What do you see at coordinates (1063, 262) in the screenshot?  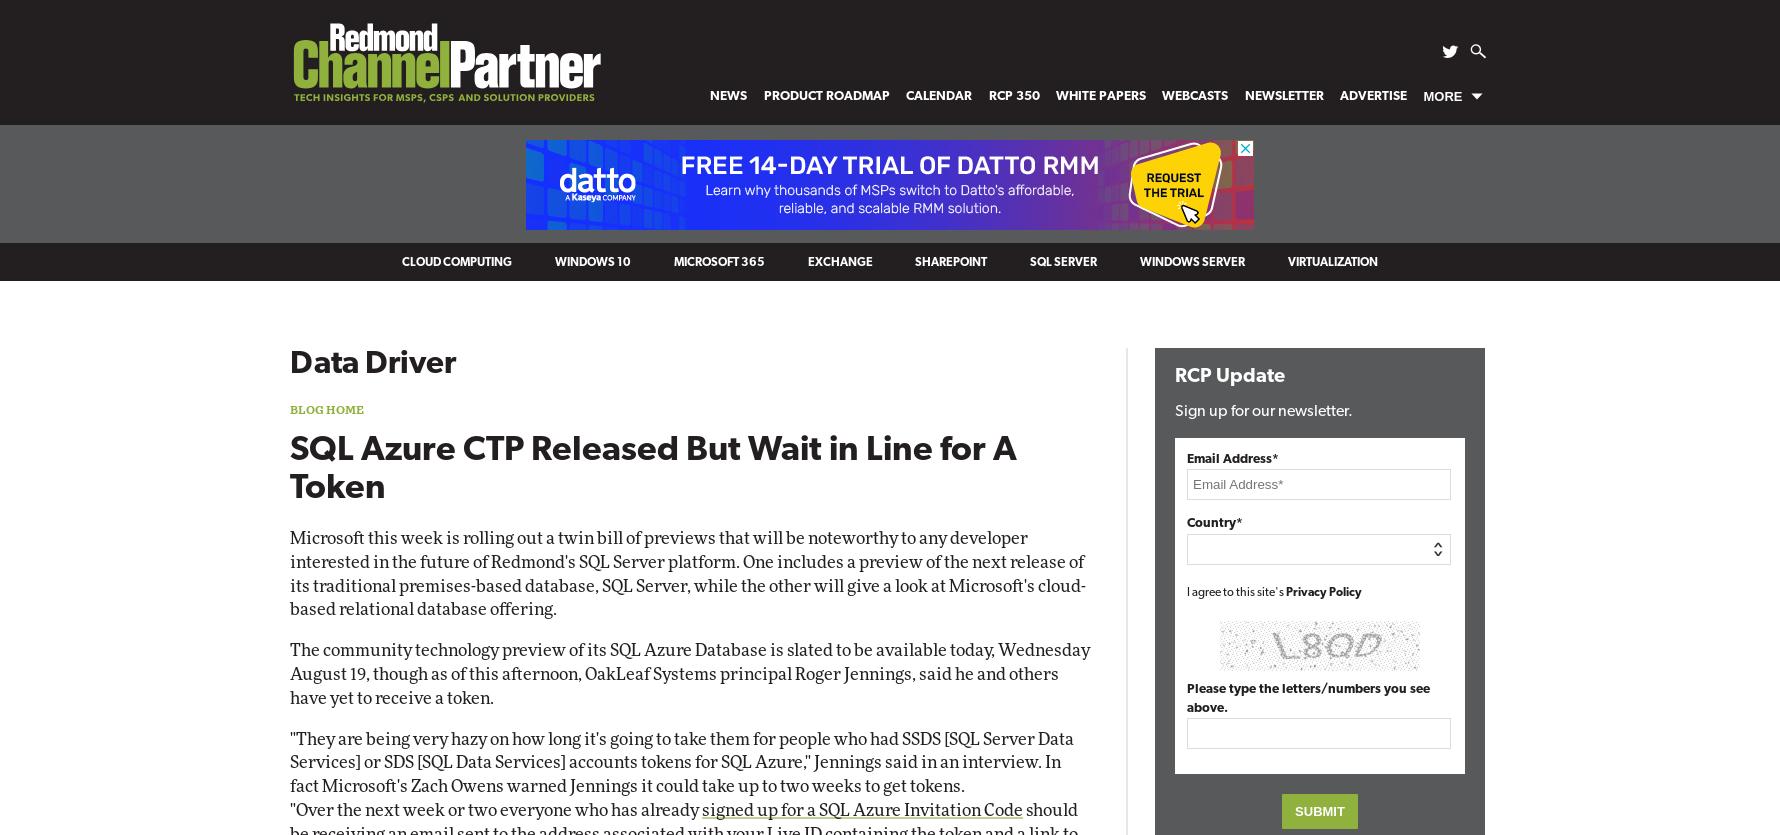 I see `'SQL Server'` at bounding box center [1063, 262].